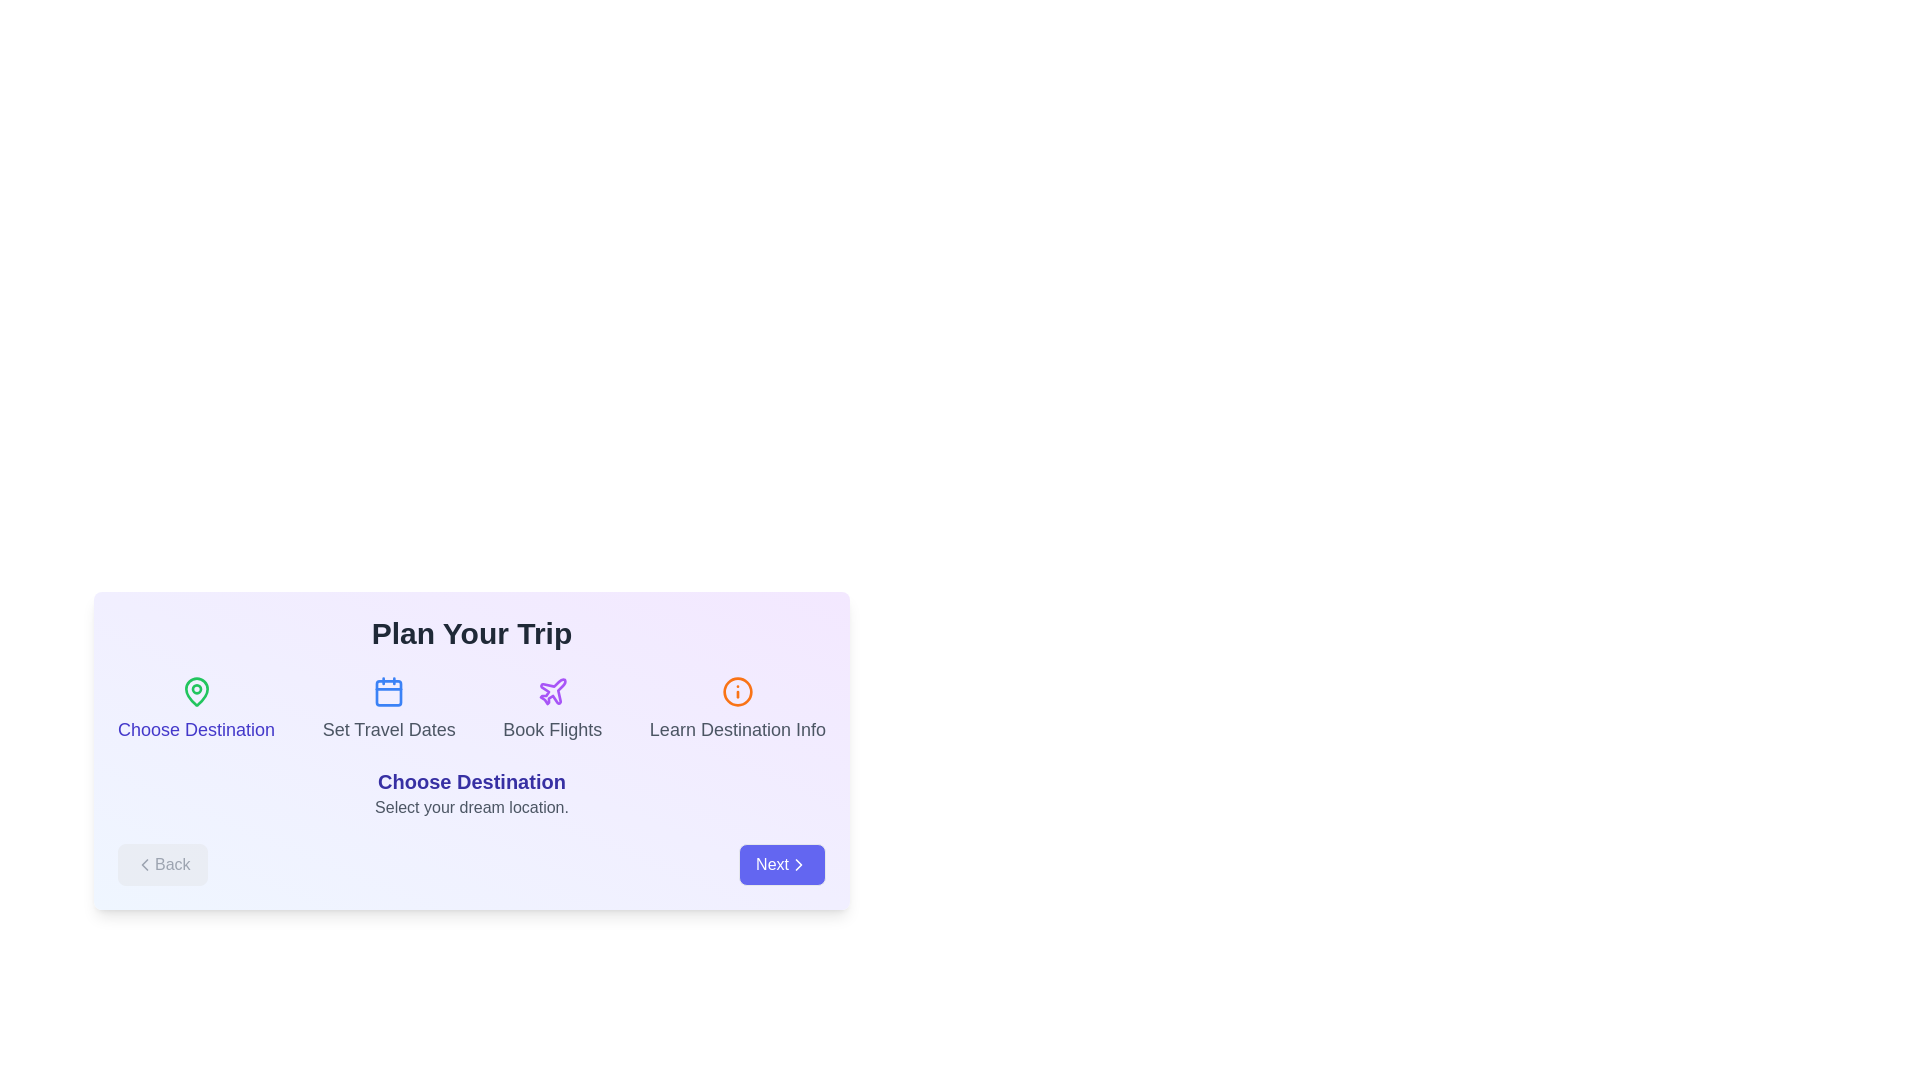  What do you see at coordinates (162, 863) in the screenshot?
I see `the 'Back' button, which is a disabled button with a light gray background and a chevron pointing left, located at the bottom-left of the navigation segment` at bounding box center [162, 863].